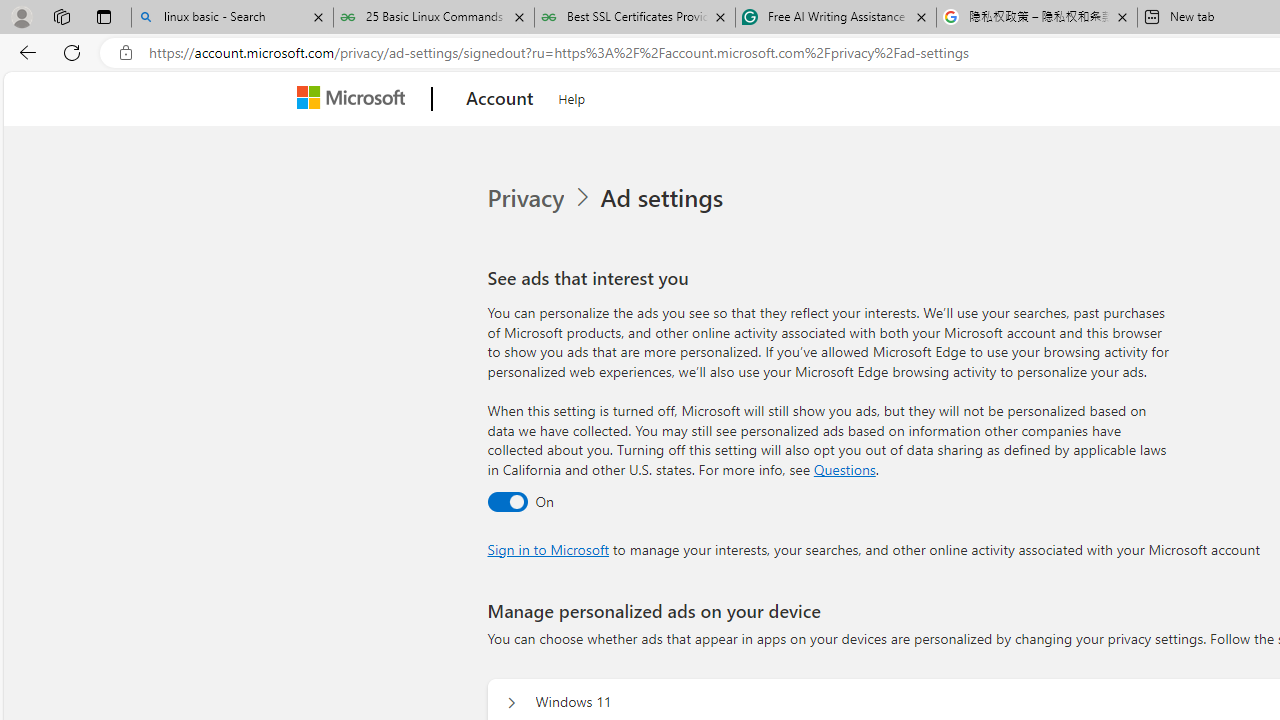 The image size is (1280, 720). Describe the element at coordinates (528, 198) in the screenshot. I see `'Privacy'` at that location.